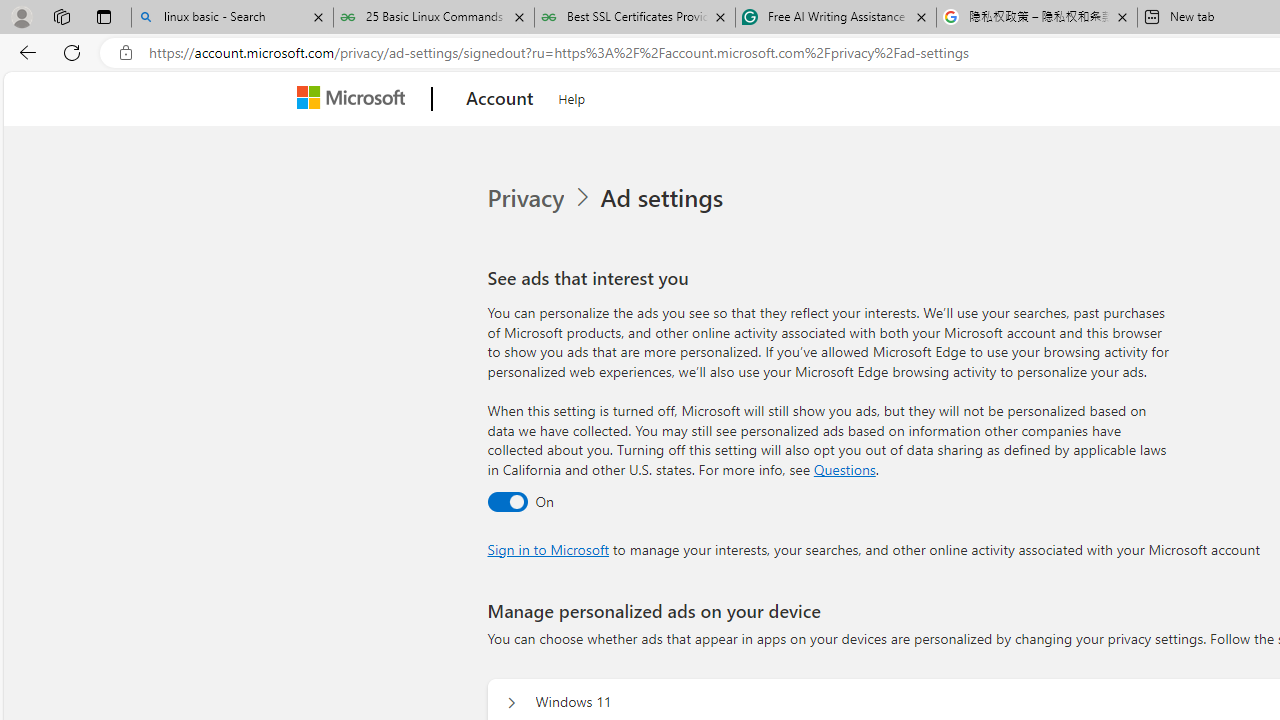 The image size is (1280, 720). Describe the element at coordinates (528, 198) in the screenshot. I see `'Privacy'` at that location.